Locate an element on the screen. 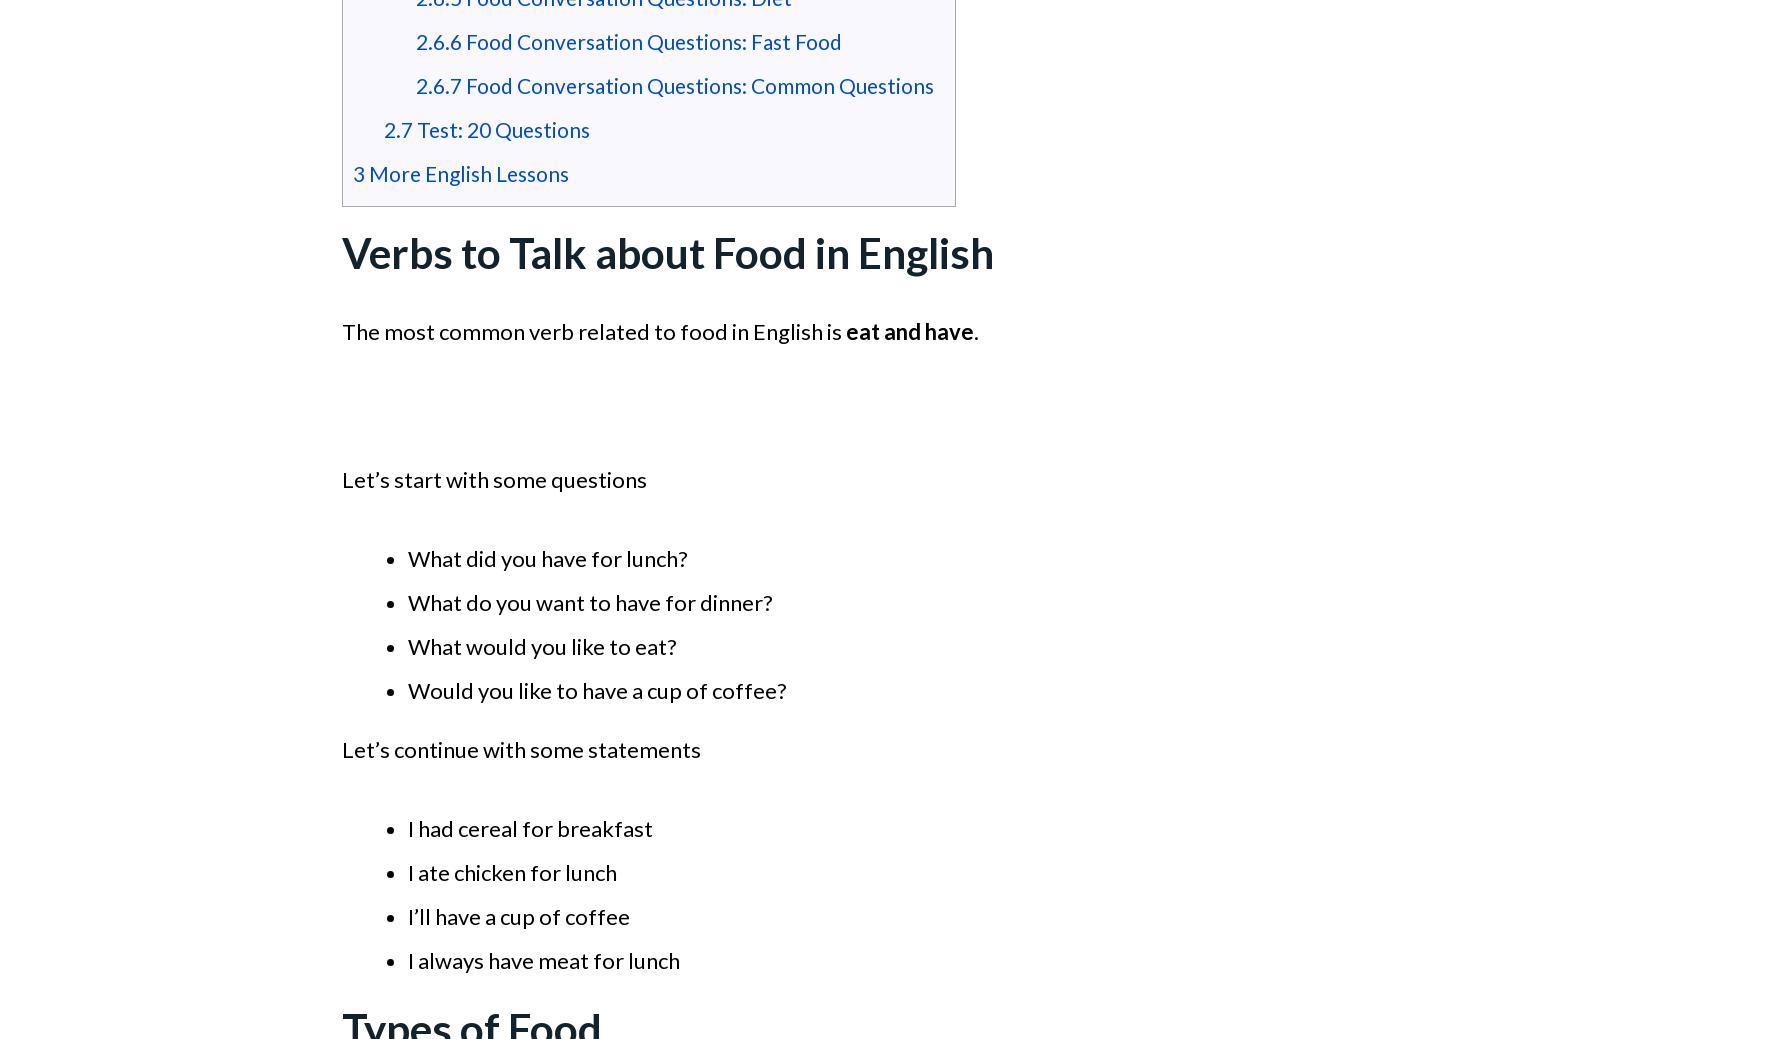 The width and height of the screenshot is (1784, 1039). 'Let’s start with some questions' is located at coordinates (494, 478).